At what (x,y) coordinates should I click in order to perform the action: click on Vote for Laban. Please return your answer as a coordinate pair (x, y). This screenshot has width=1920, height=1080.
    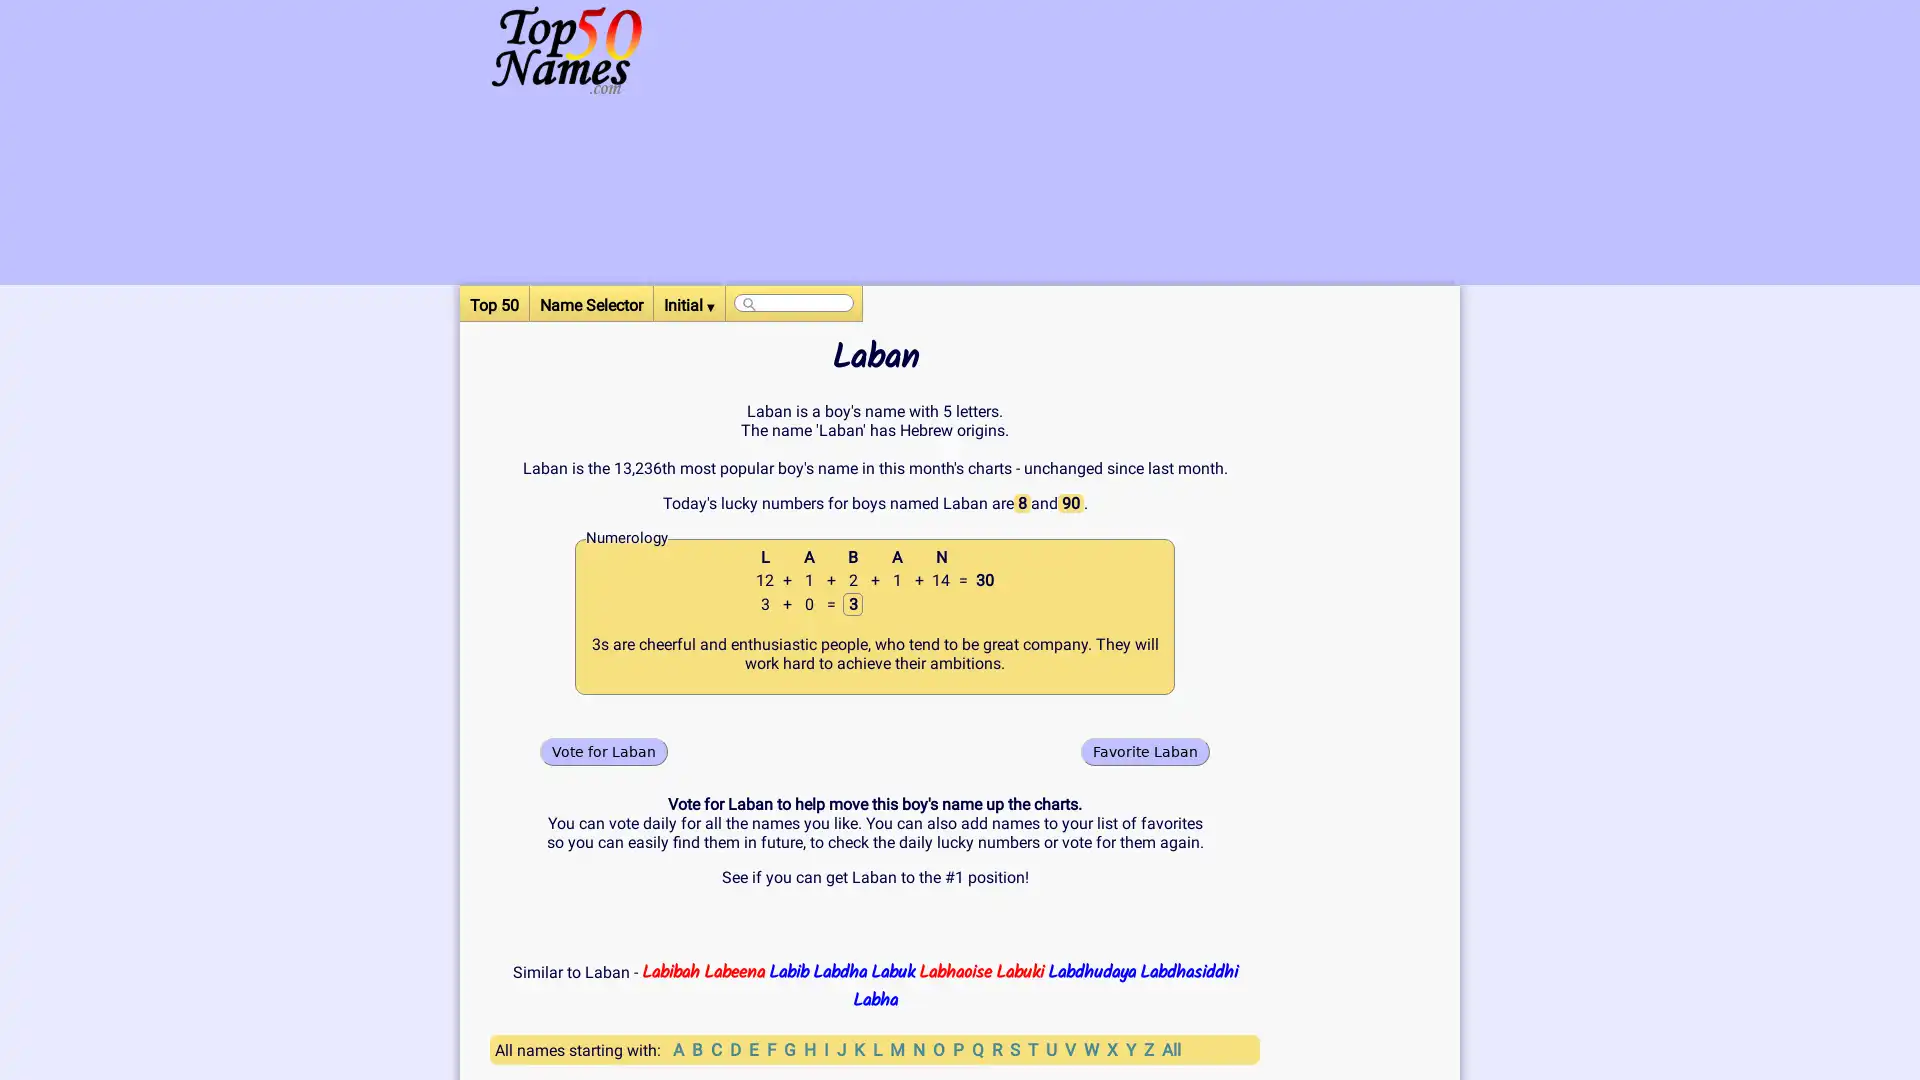
    Looking at the image, I should click on (603, 751).